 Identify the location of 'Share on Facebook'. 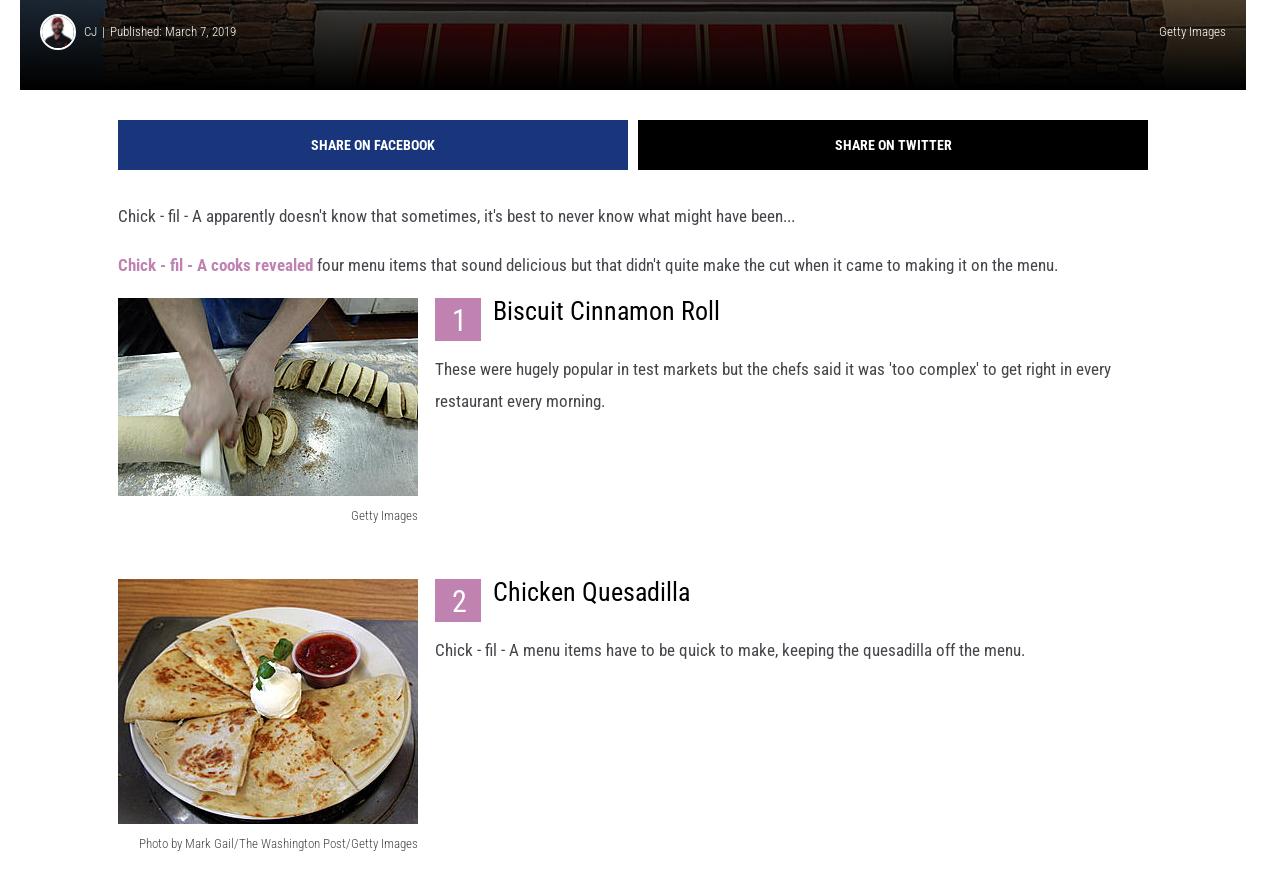
(371, 161).